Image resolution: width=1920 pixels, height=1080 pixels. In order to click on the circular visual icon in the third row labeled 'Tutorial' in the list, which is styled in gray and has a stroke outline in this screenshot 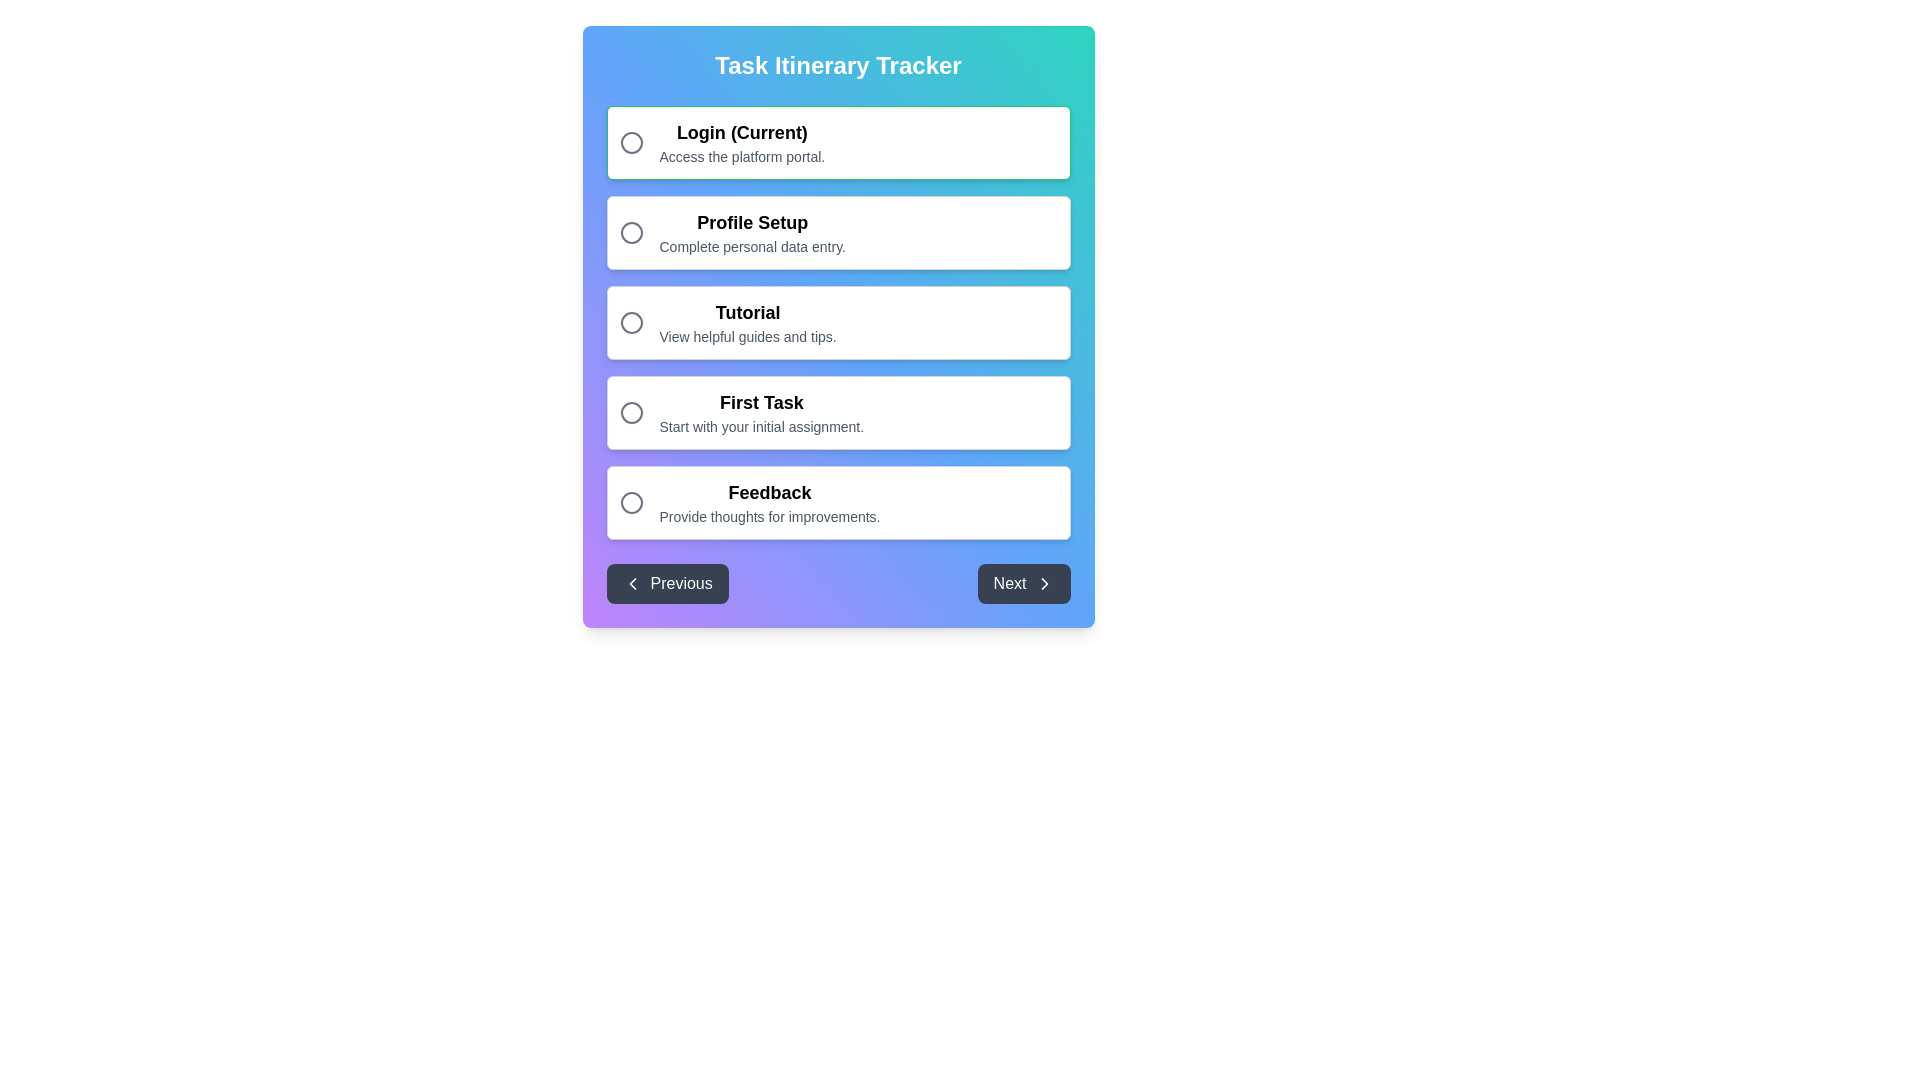, I will do `click(630, 322)`.